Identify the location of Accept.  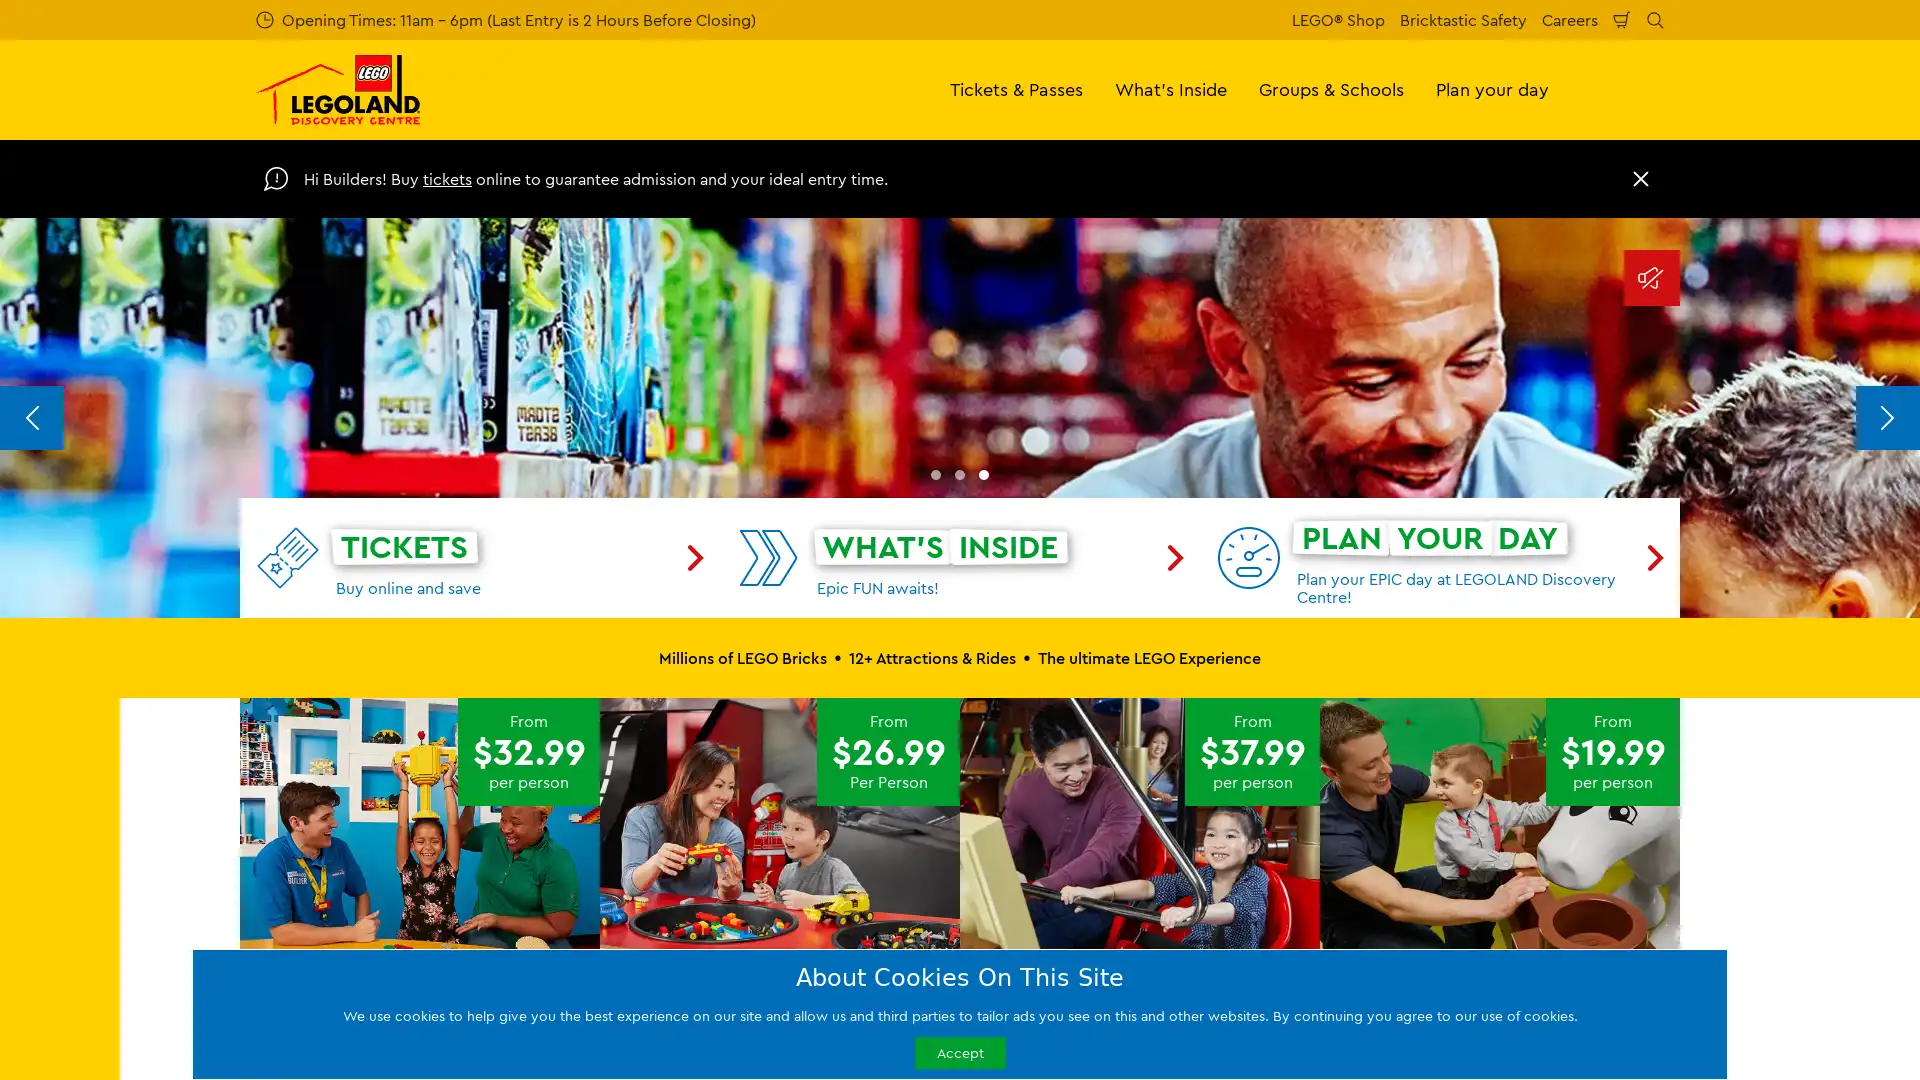
(958, 1051).